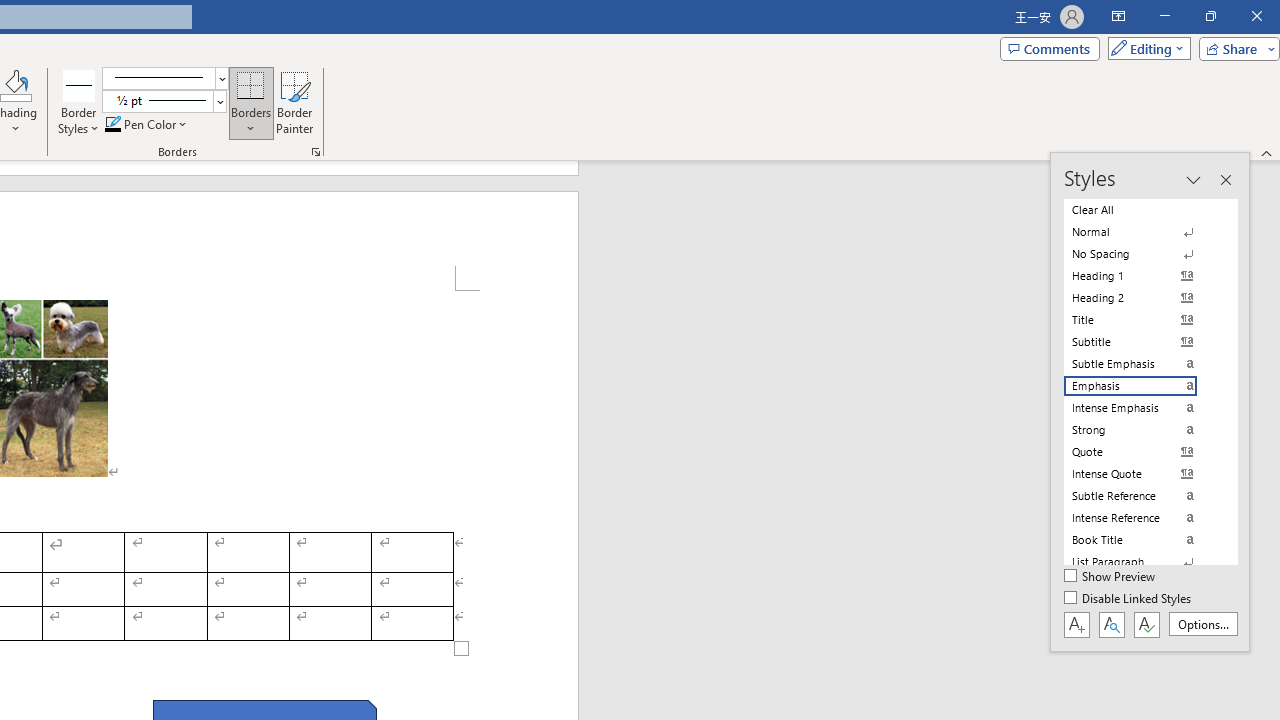 This screenshot has width=1280, height=720. Describe the element at coordinates (1142, 209) in the screenshot. I see `'Clear All'` at that location.